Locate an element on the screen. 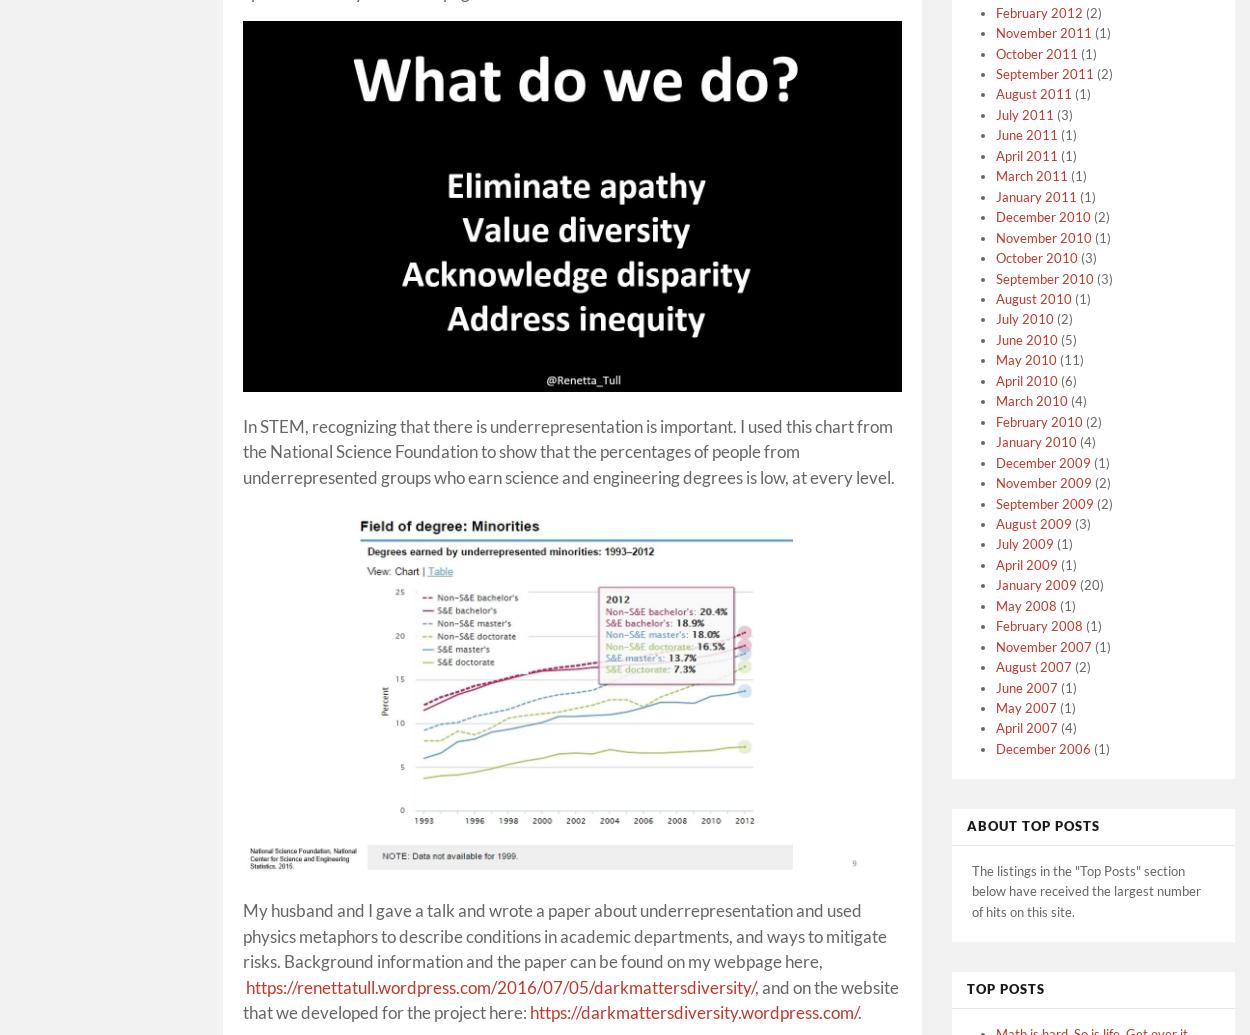 The height and width of the screenshot is (1035, 1250). 'January 2009' is located at coordinates (994, 583).